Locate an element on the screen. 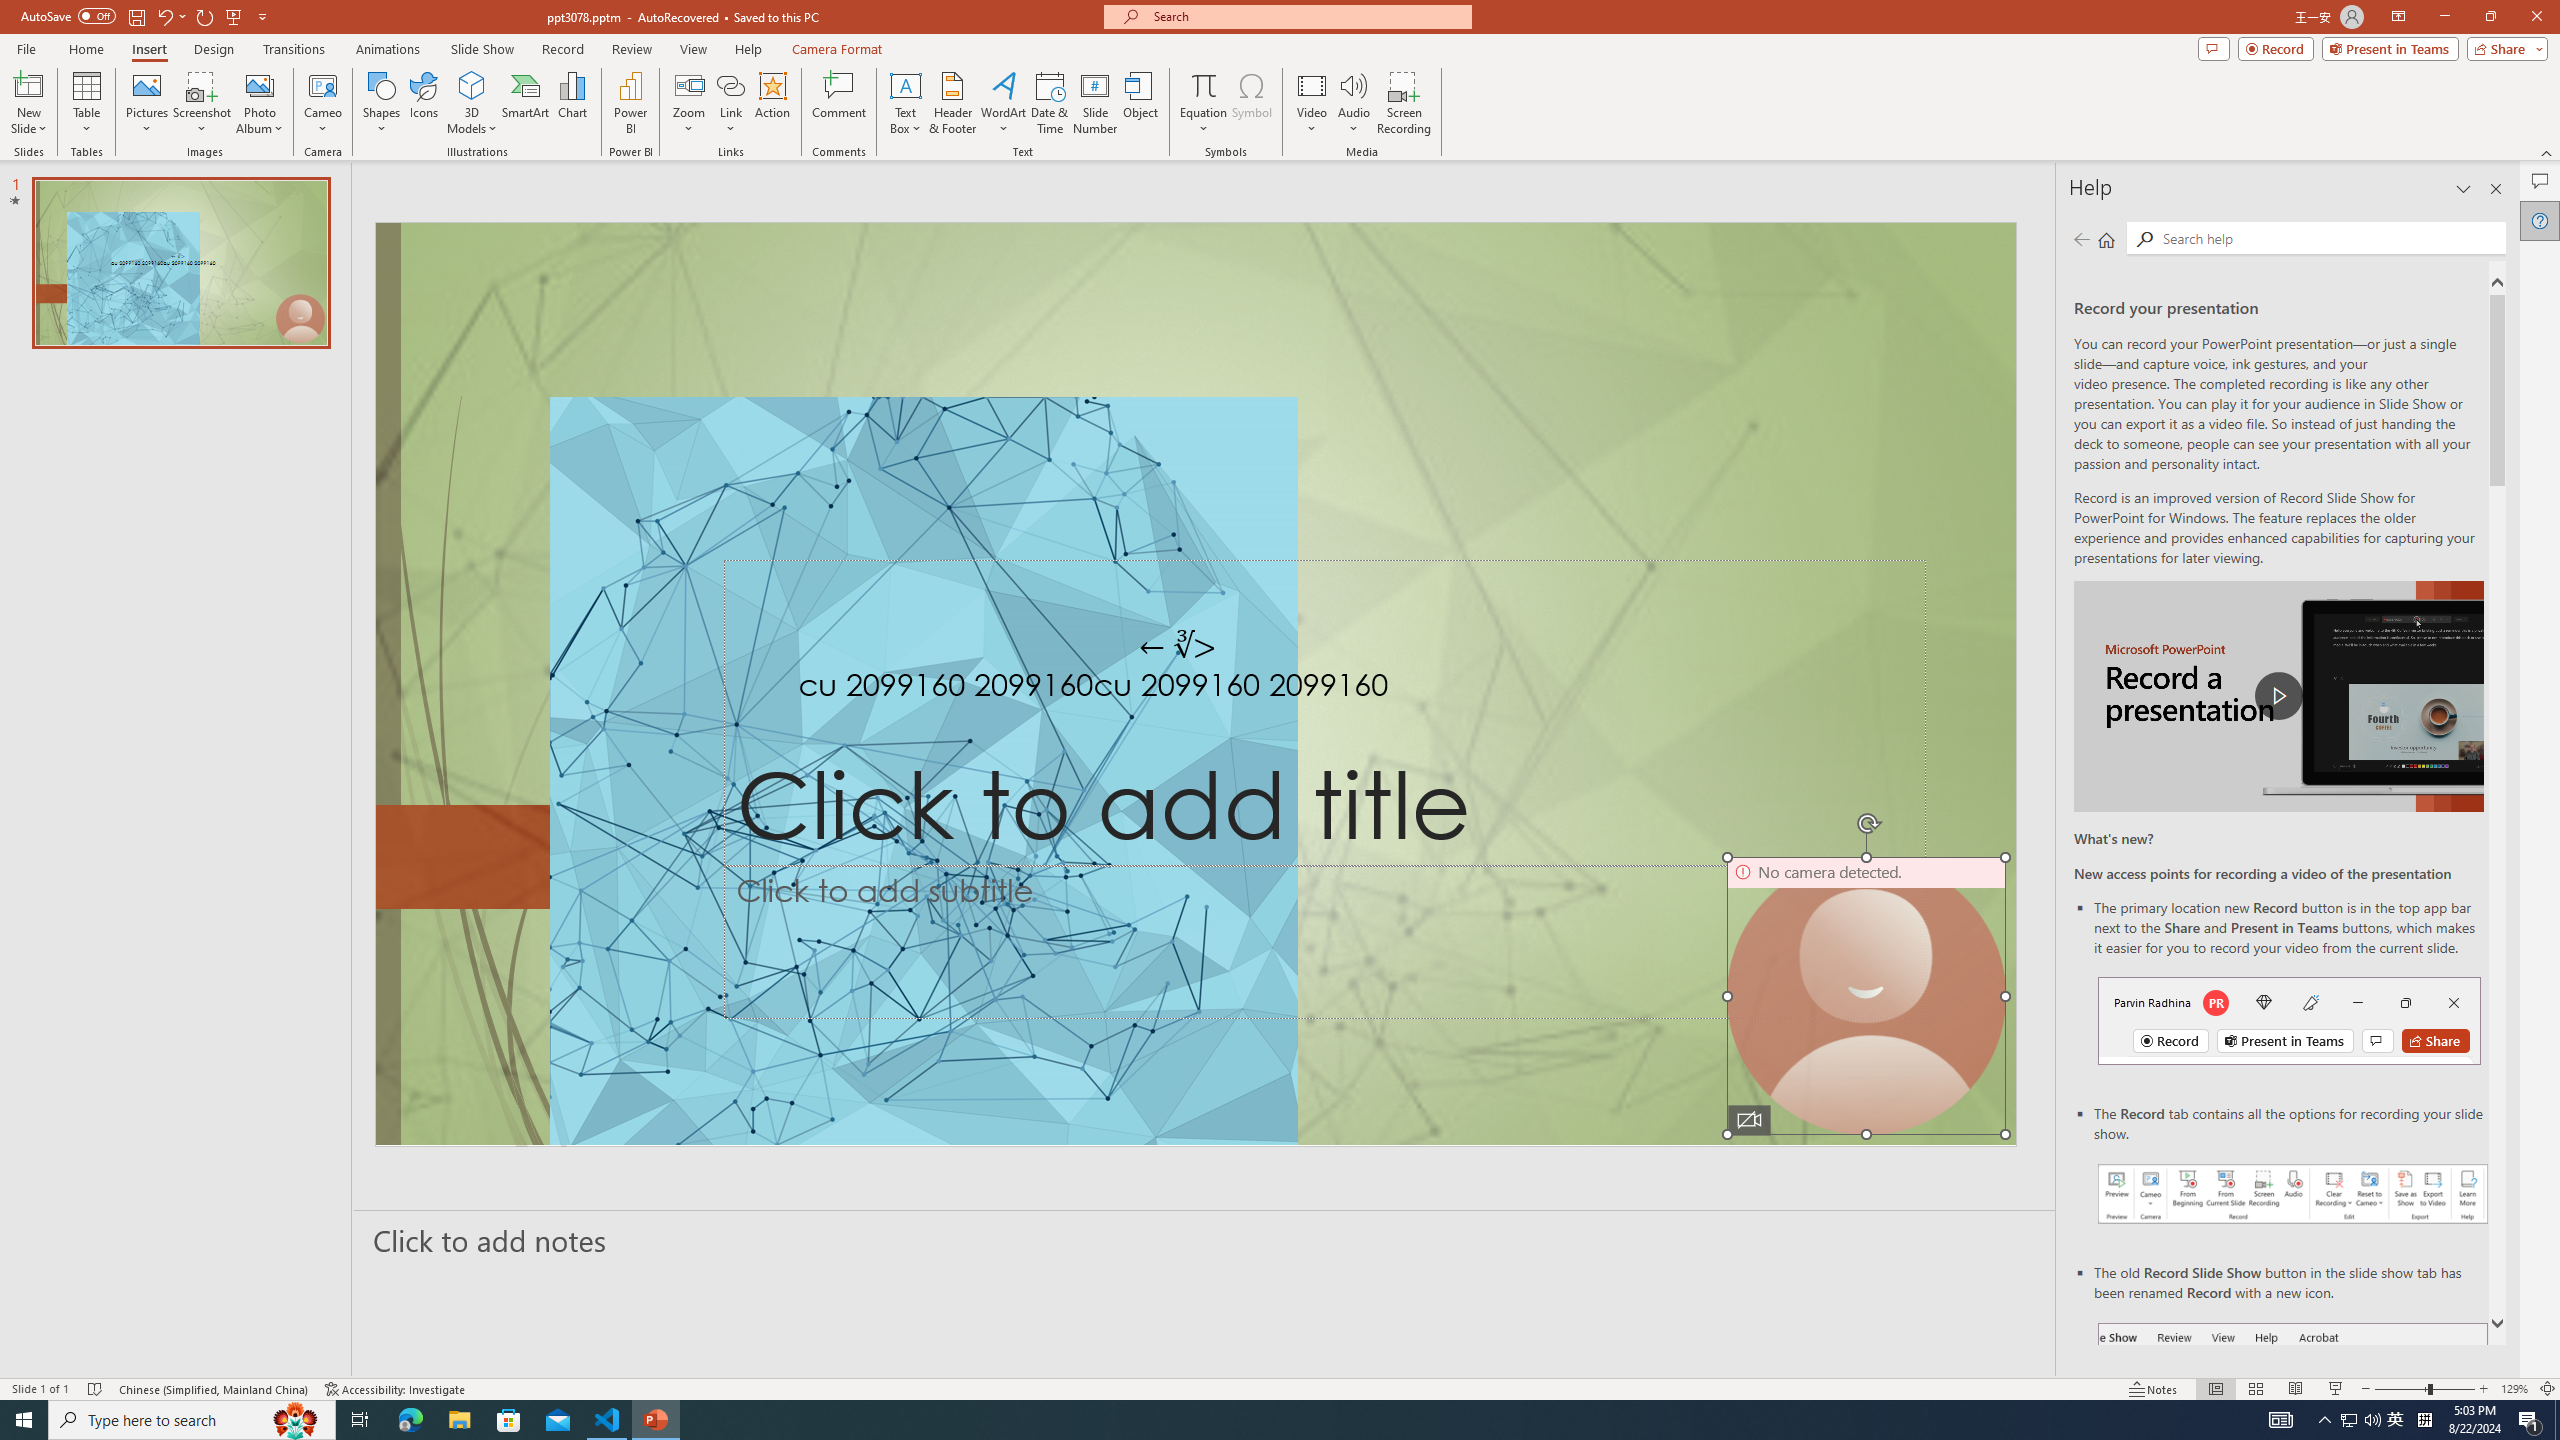 The height and width of the screenshot is (1440, 2560). 'Draw Horizontal Text Box' is located at coordinates (905, 84).